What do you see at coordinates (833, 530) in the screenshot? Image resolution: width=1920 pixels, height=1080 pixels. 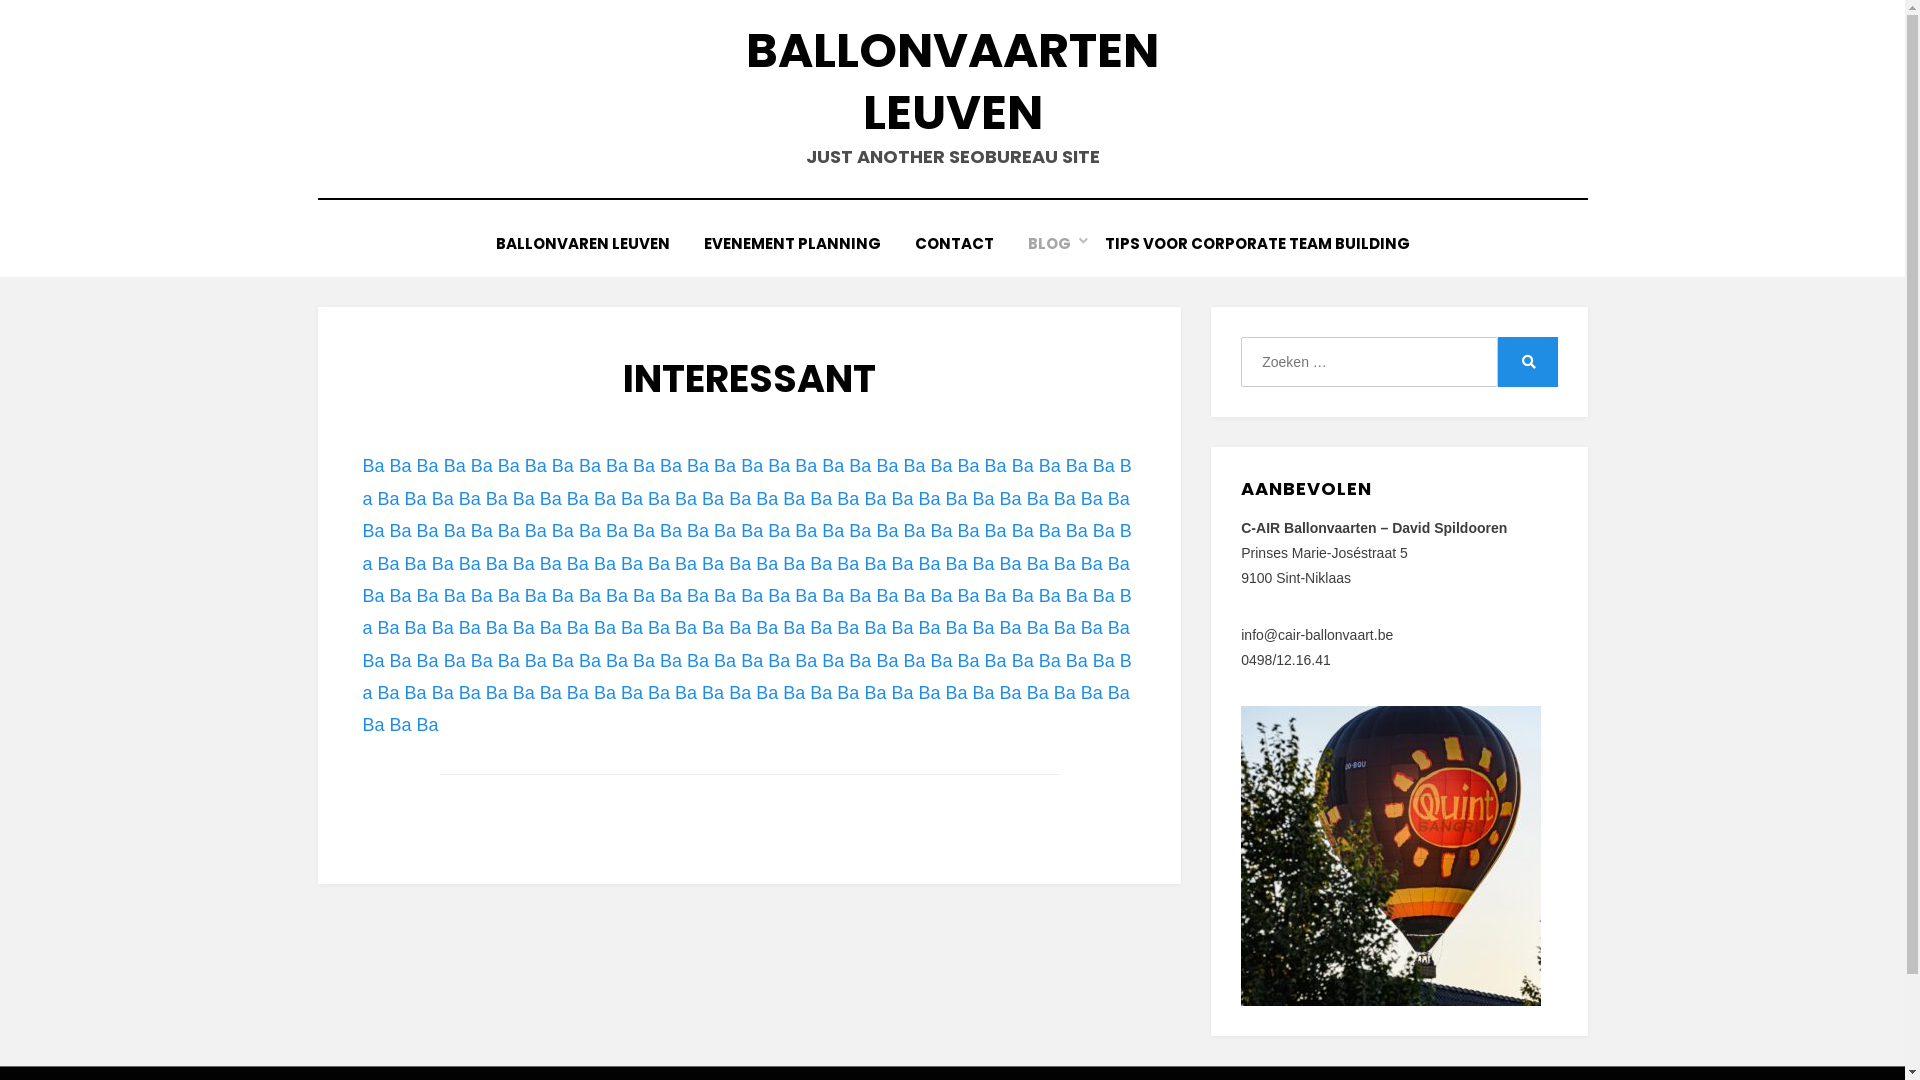 I see `'Ba'` at bounding box center [833, 530].